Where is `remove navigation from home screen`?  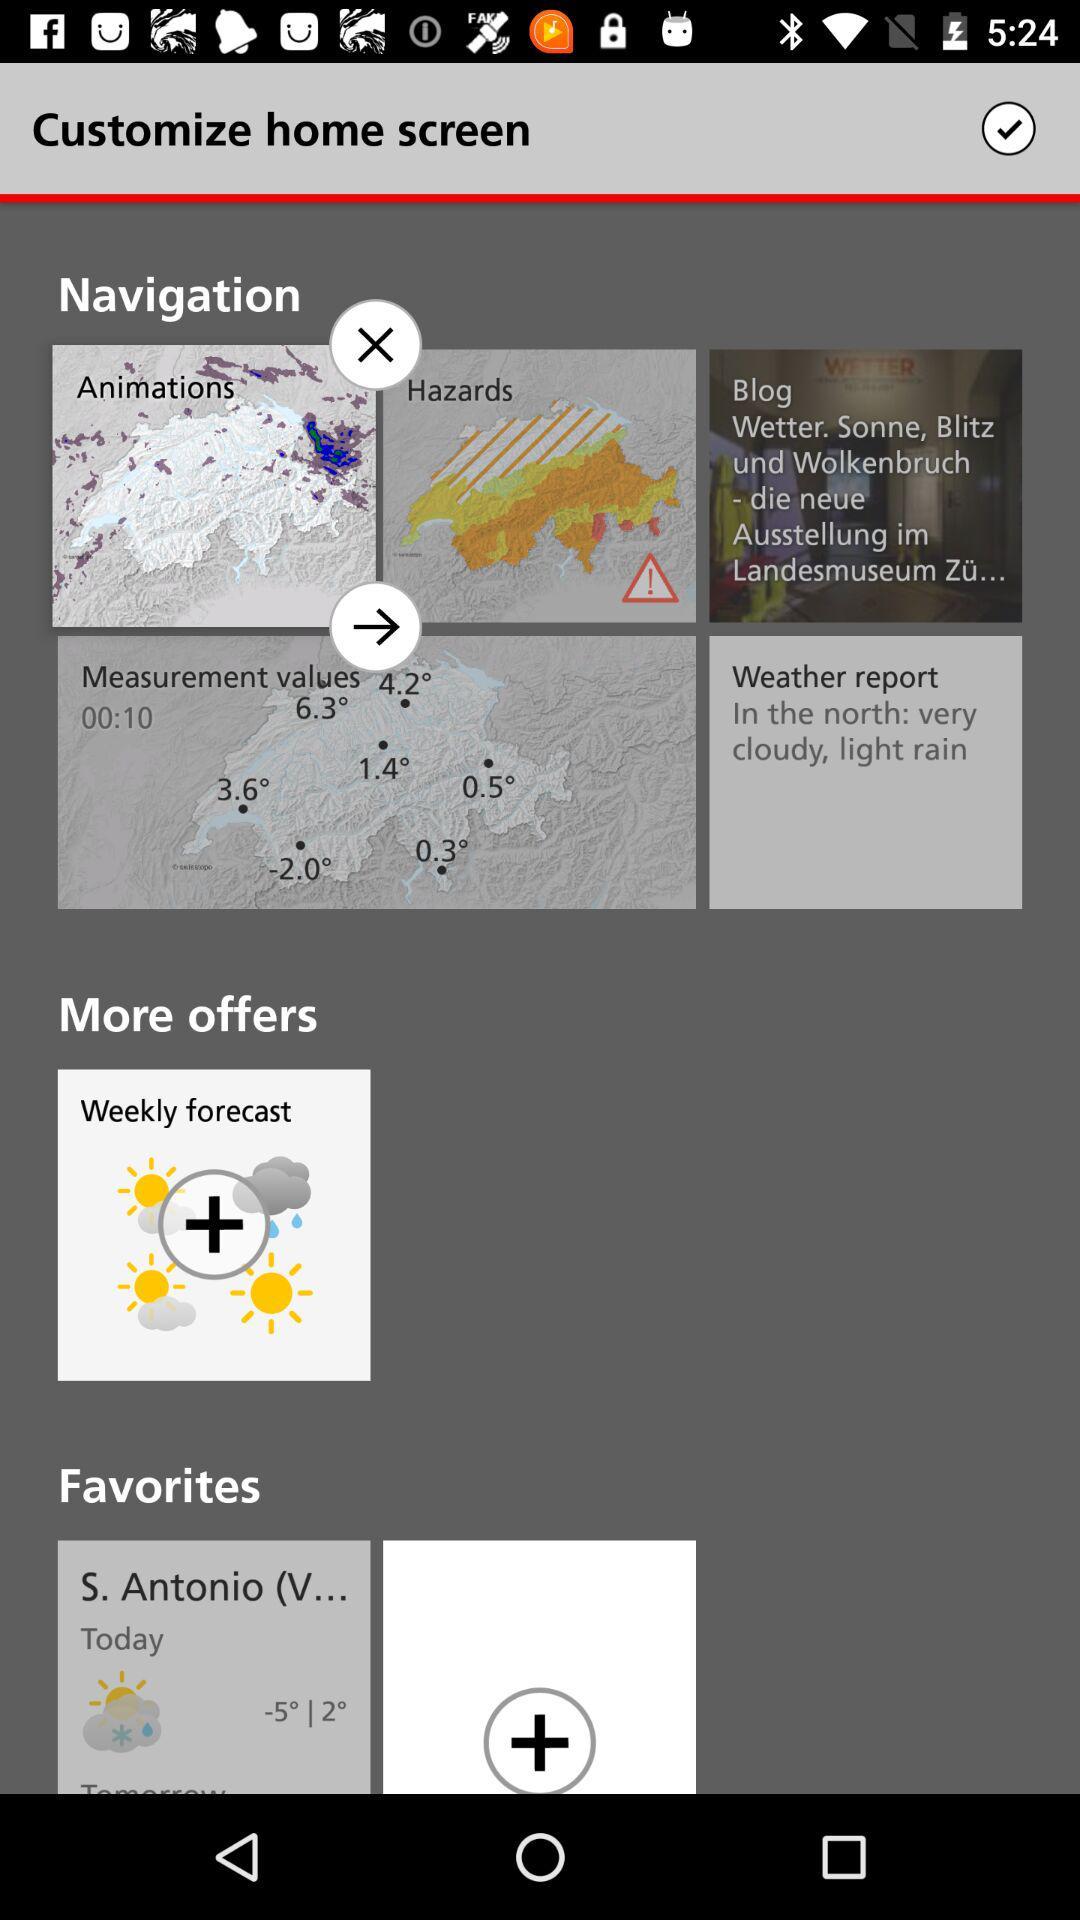 remove navigation from home screen is located at coordinates (374, 345).